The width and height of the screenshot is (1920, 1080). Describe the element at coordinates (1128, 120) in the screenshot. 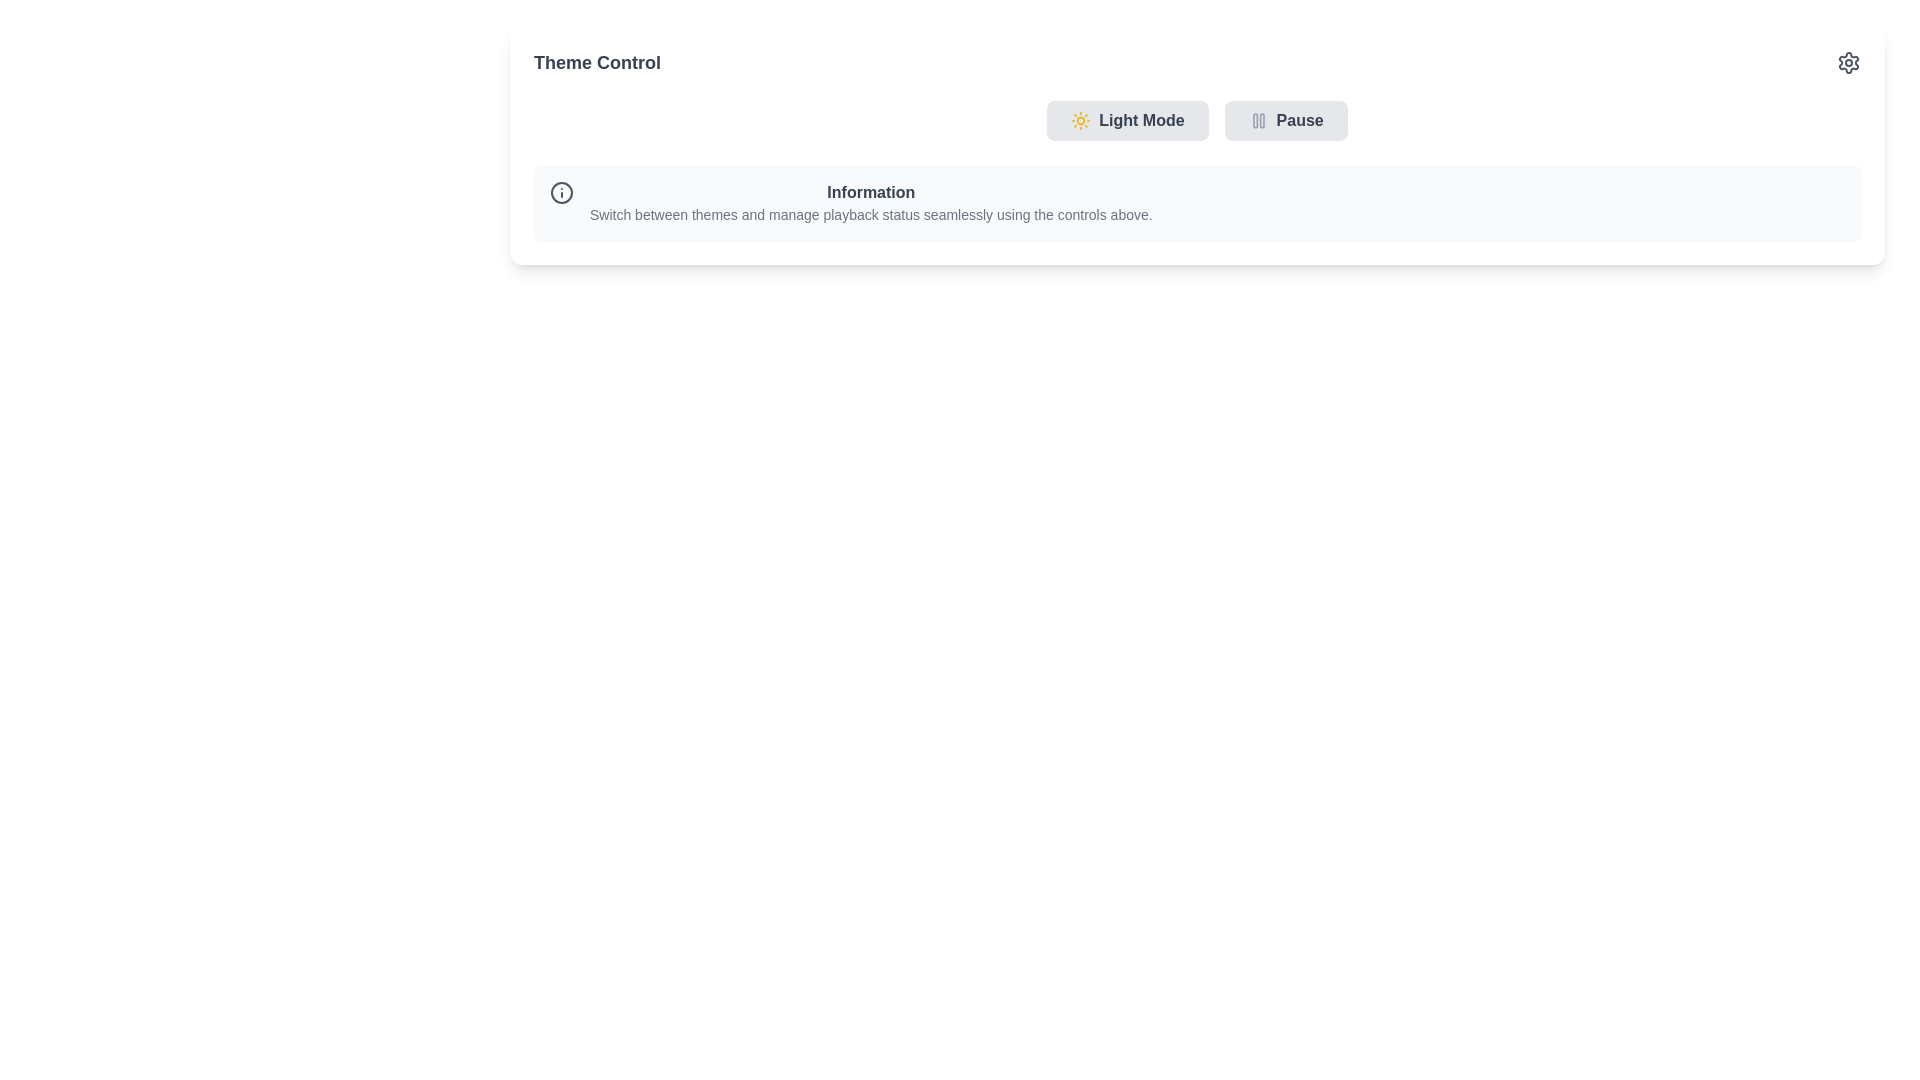

I see `the leftmost button under the 'Theme Control' heading` at that location.